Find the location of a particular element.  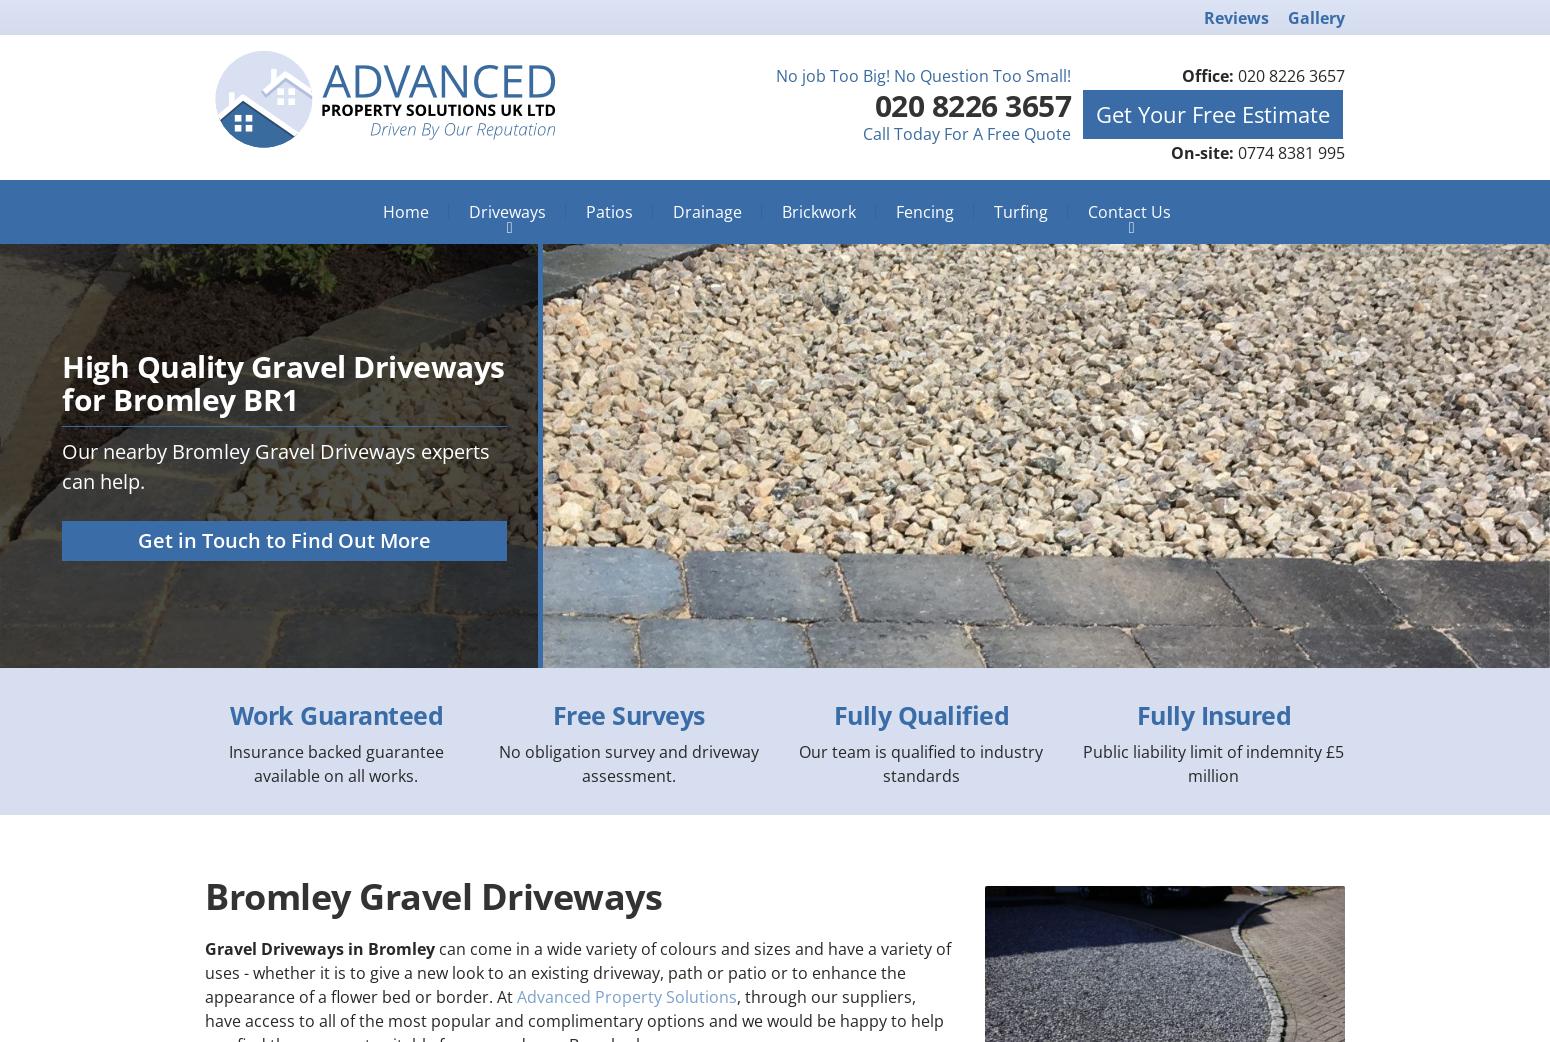

'Public liability limit of indemnity £5 million' is located at coordinates (1213, 762).